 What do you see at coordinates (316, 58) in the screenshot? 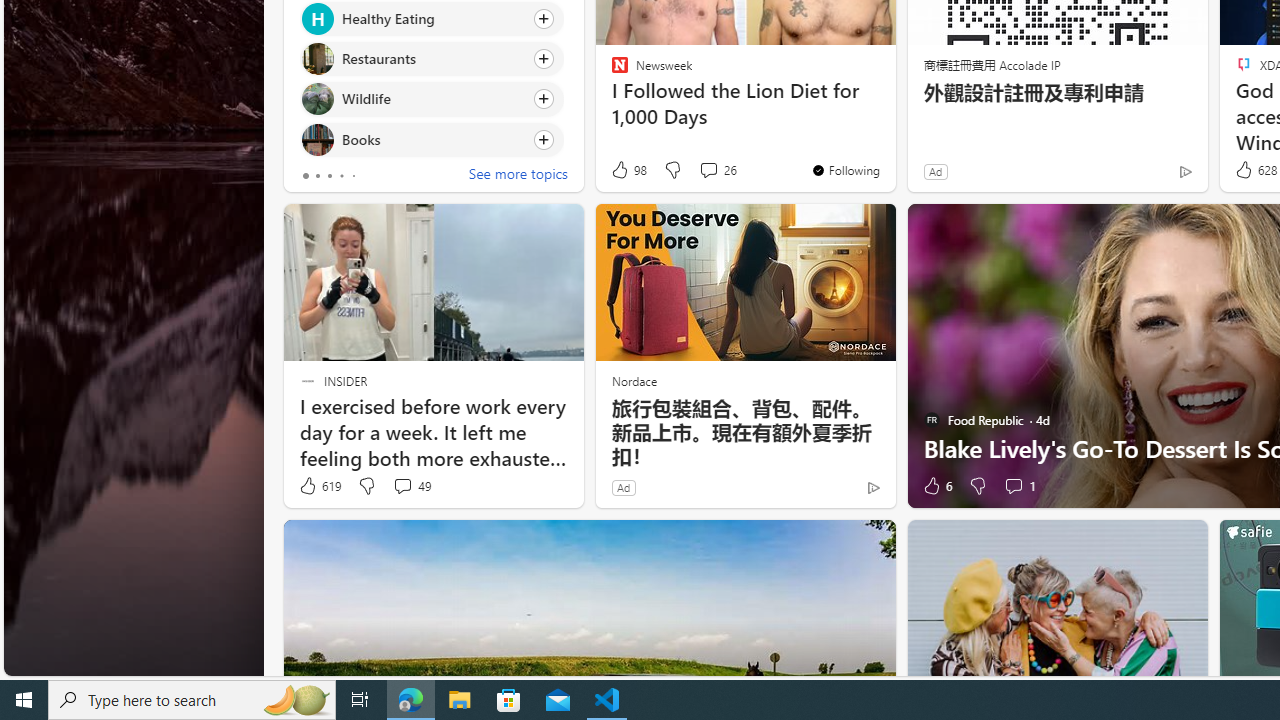
I see `'Restaurants'` at bounding box center [316, 58].